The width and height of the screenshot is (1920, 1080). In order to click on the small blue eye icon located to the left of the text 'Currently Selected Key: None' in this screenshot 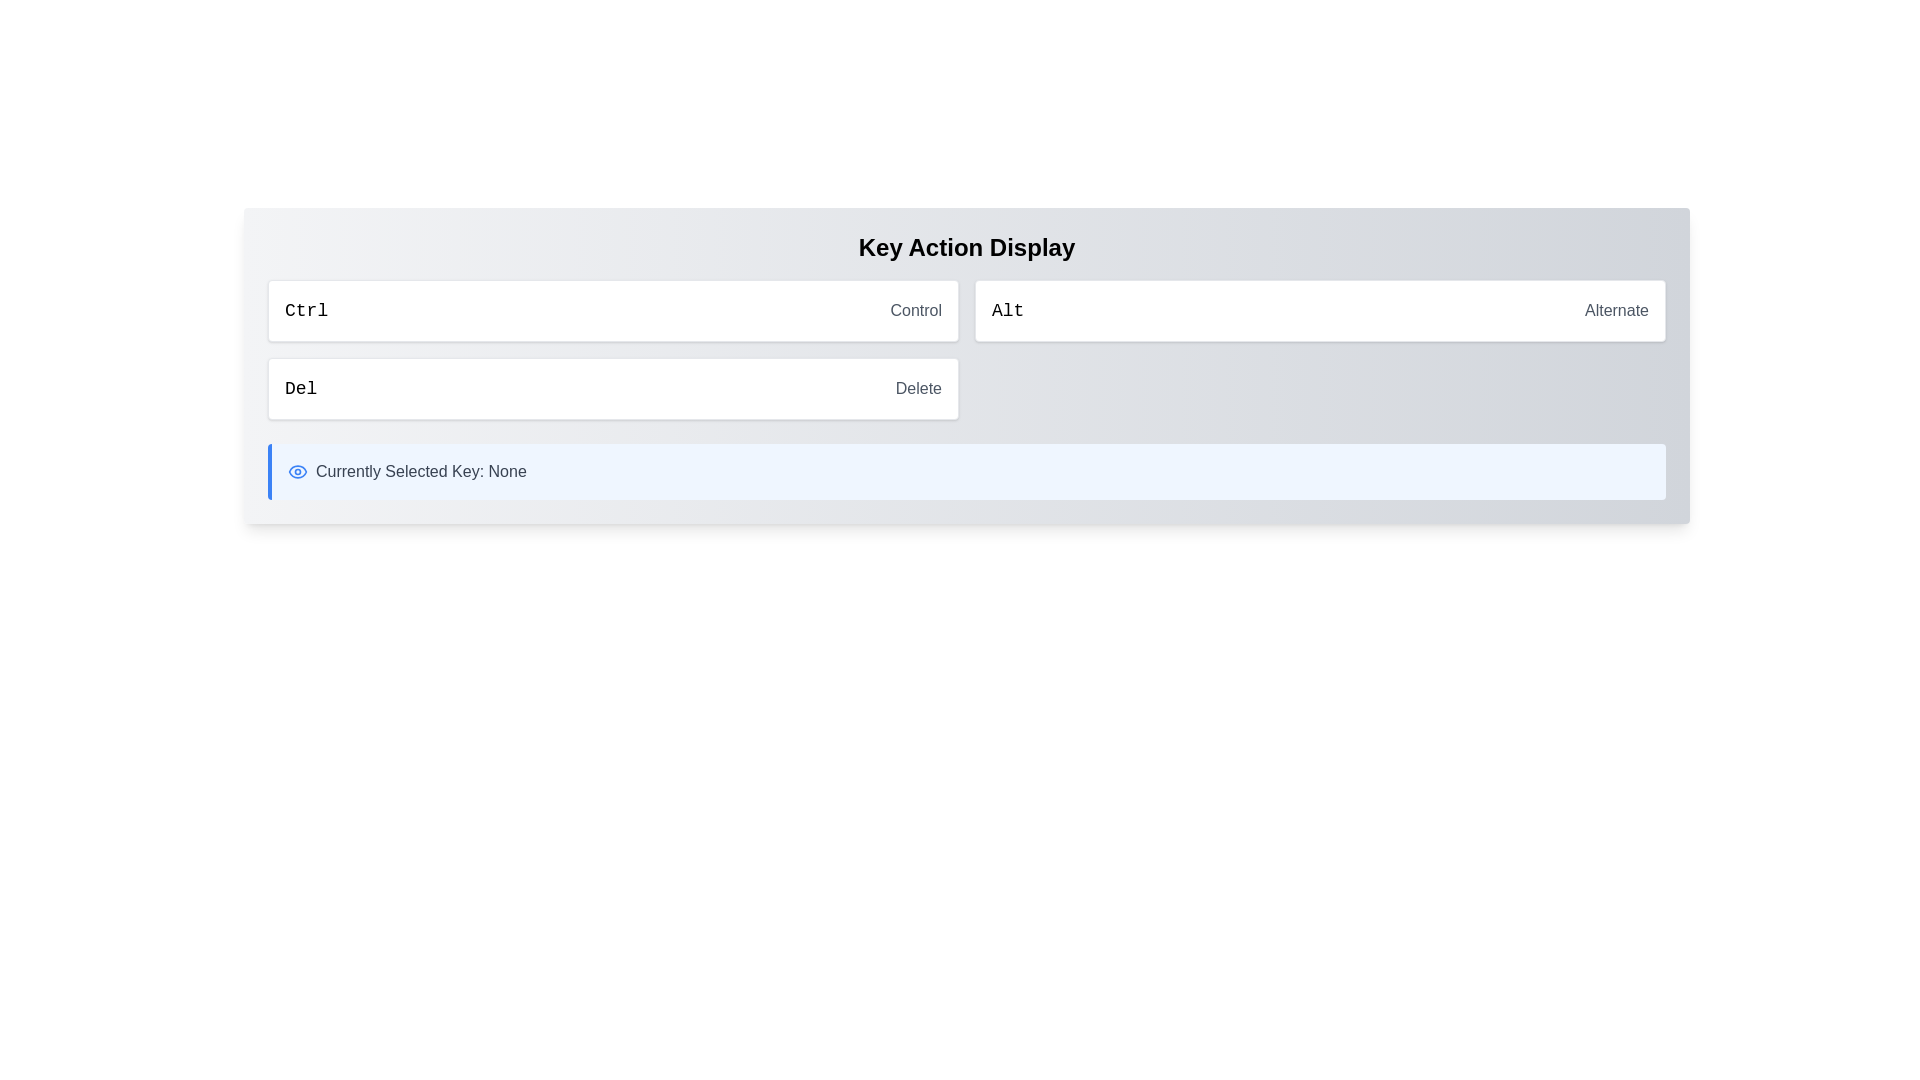, I will do `click(296, 471)`.